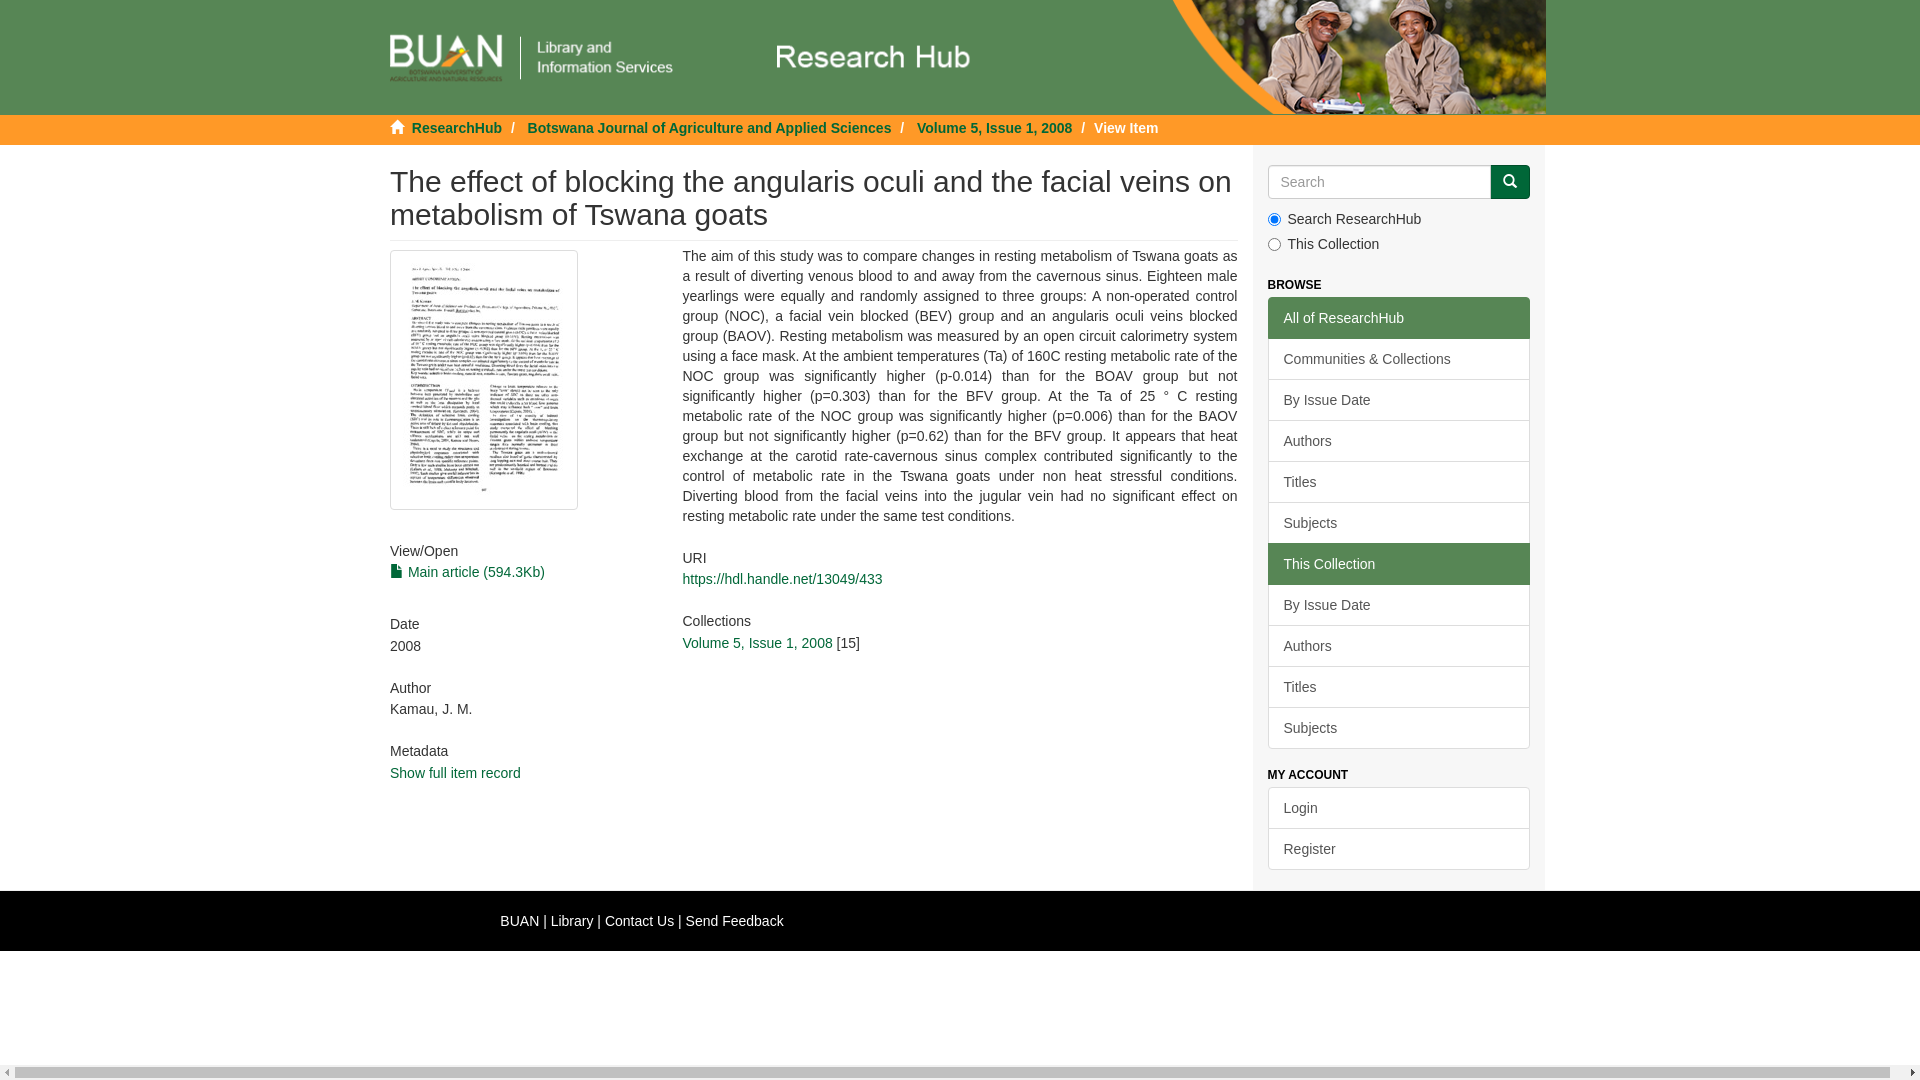 The height and width of the screenshot is (1080, 1920). I want to click on 'Titles', so click(1398, 685).